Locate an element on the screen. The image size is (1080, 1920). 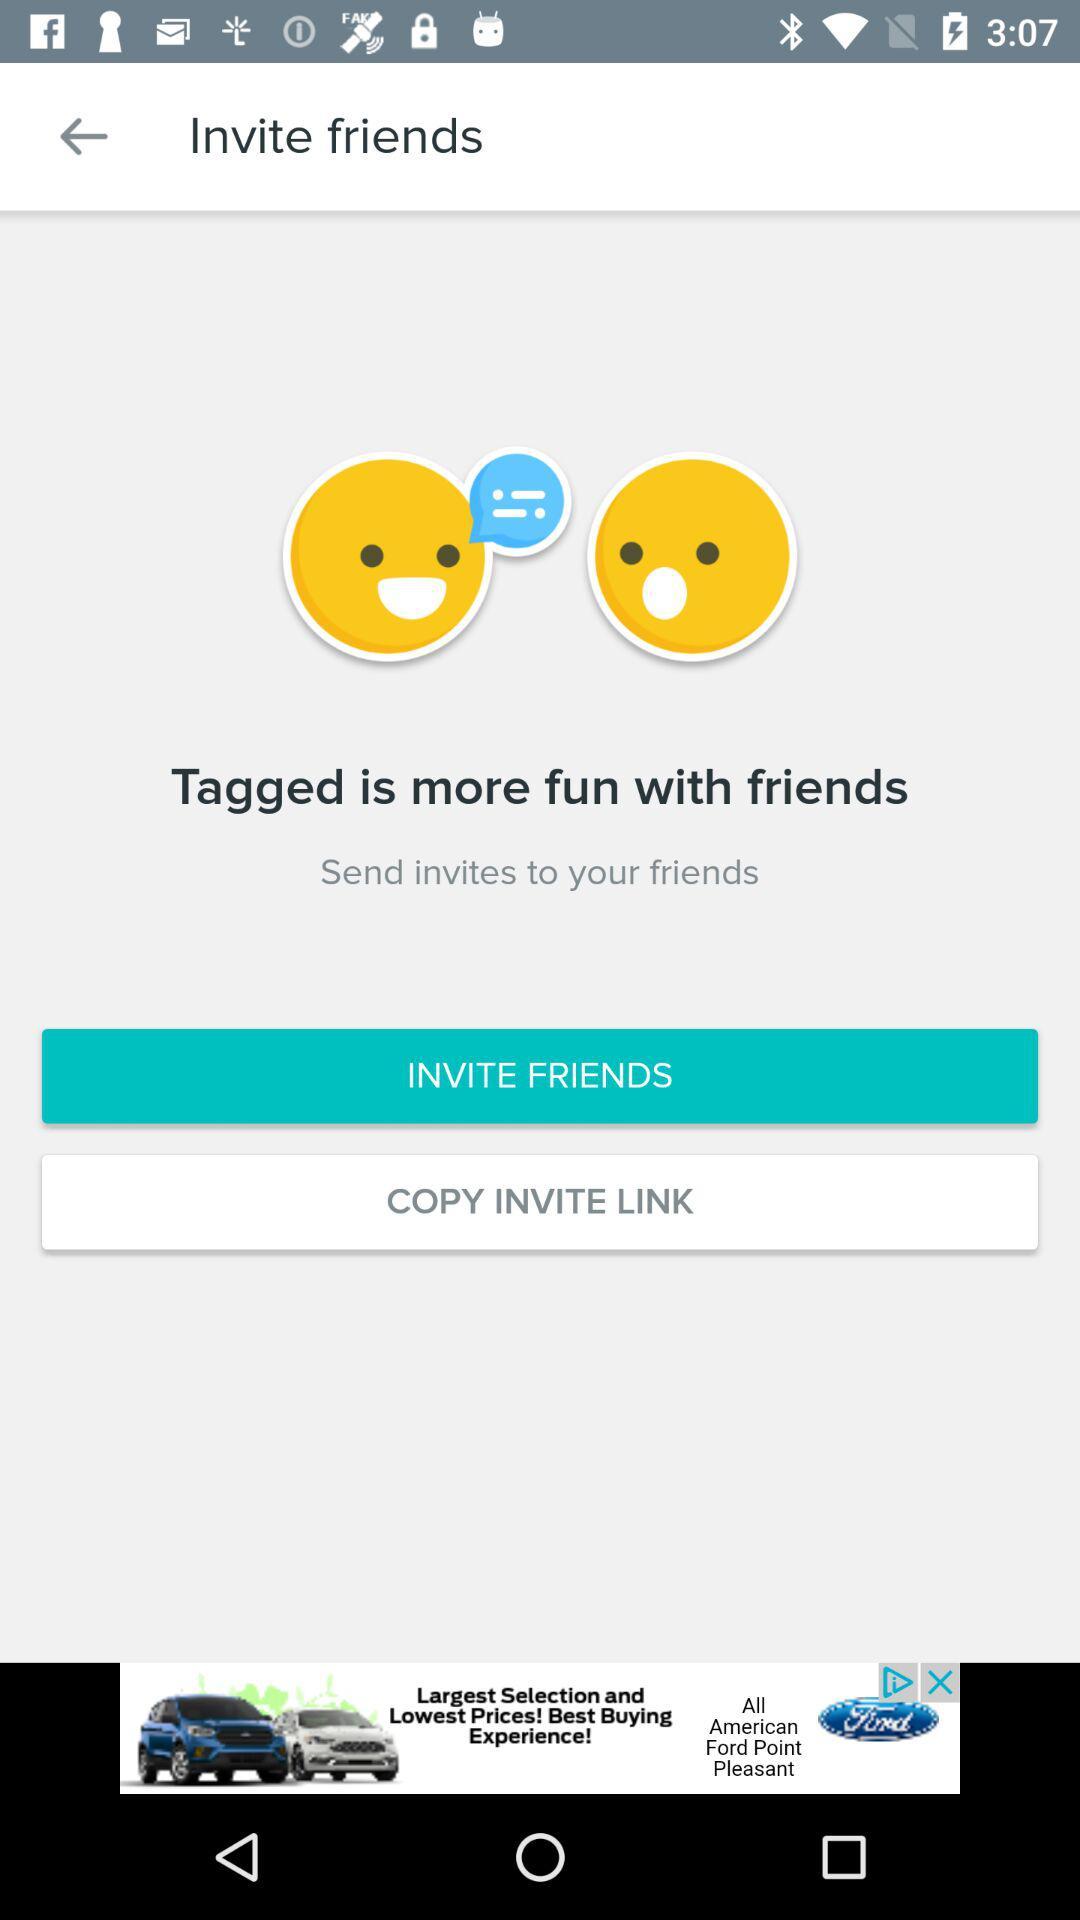
open advertisement is located at coordinates (540, 1727).